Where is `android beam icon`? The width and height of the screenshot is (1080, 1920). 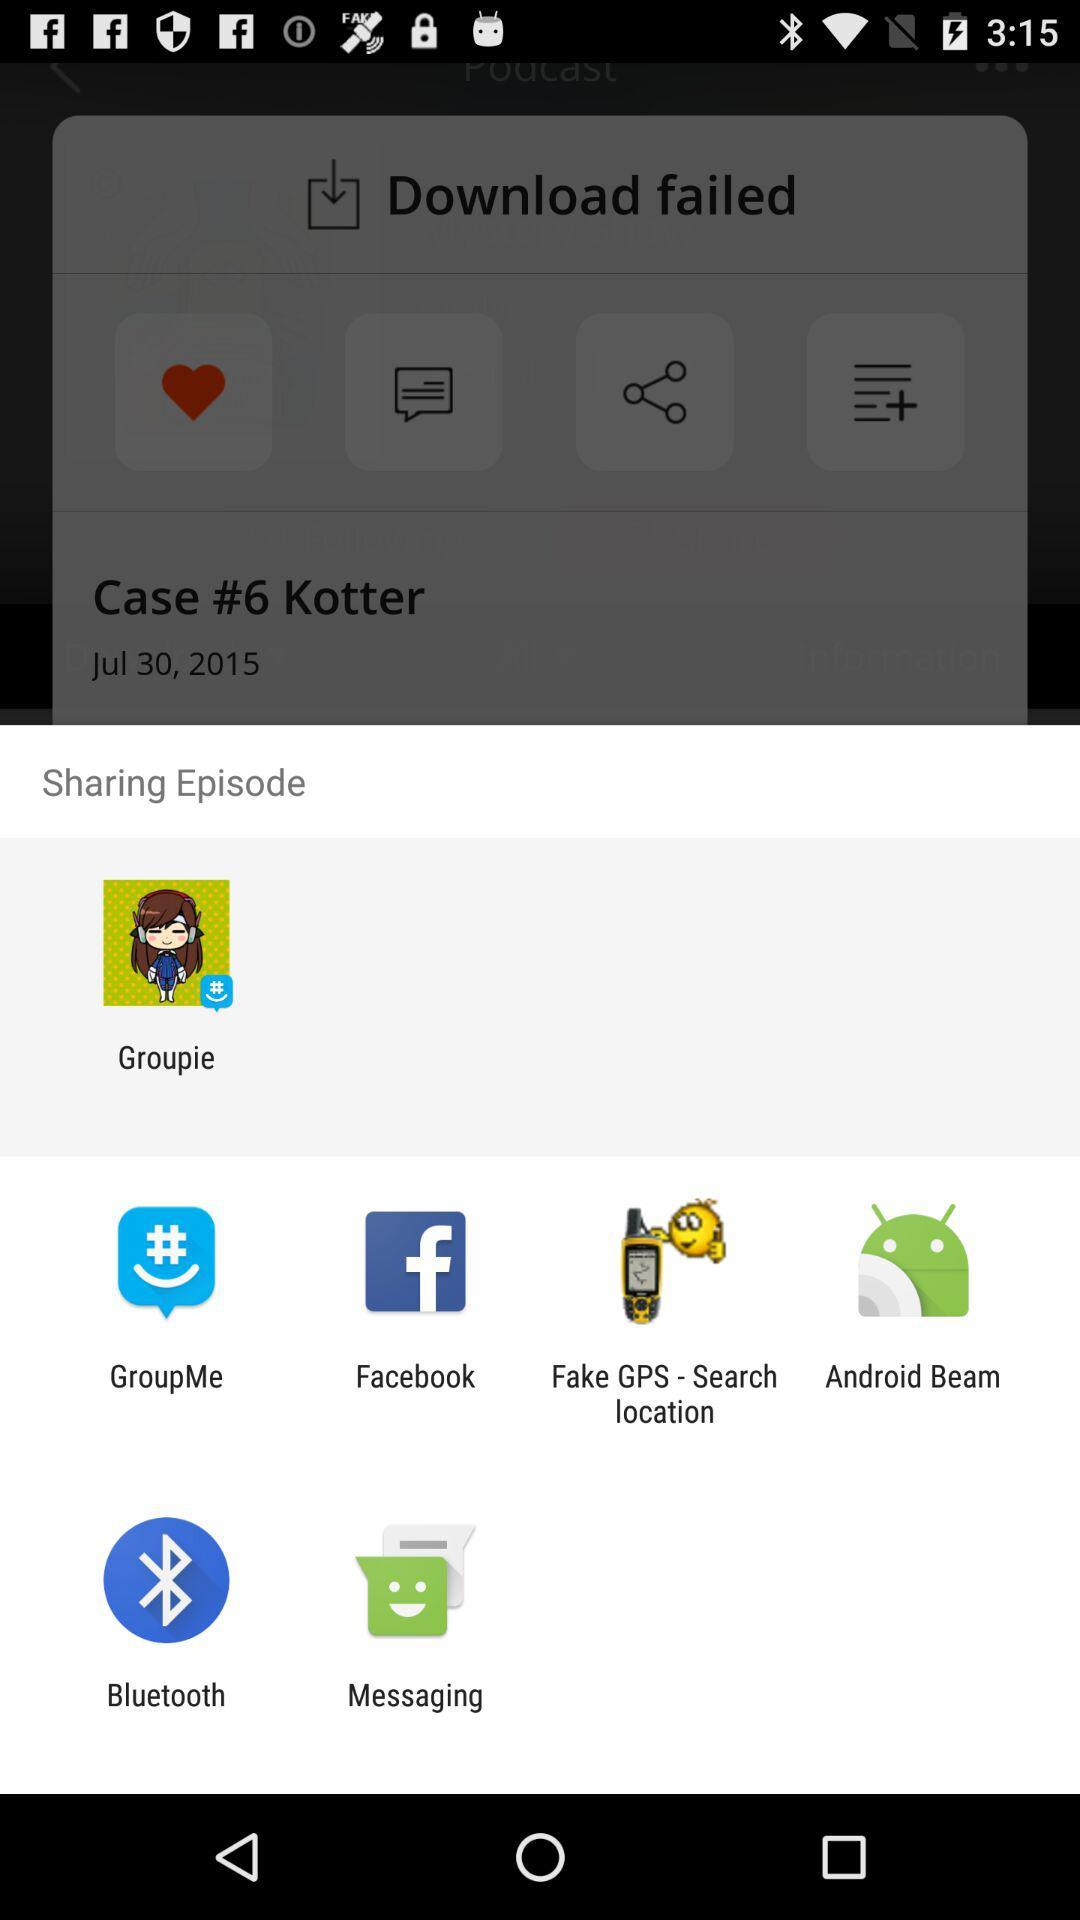 android beam icon is located at coordinates (913, 1392).